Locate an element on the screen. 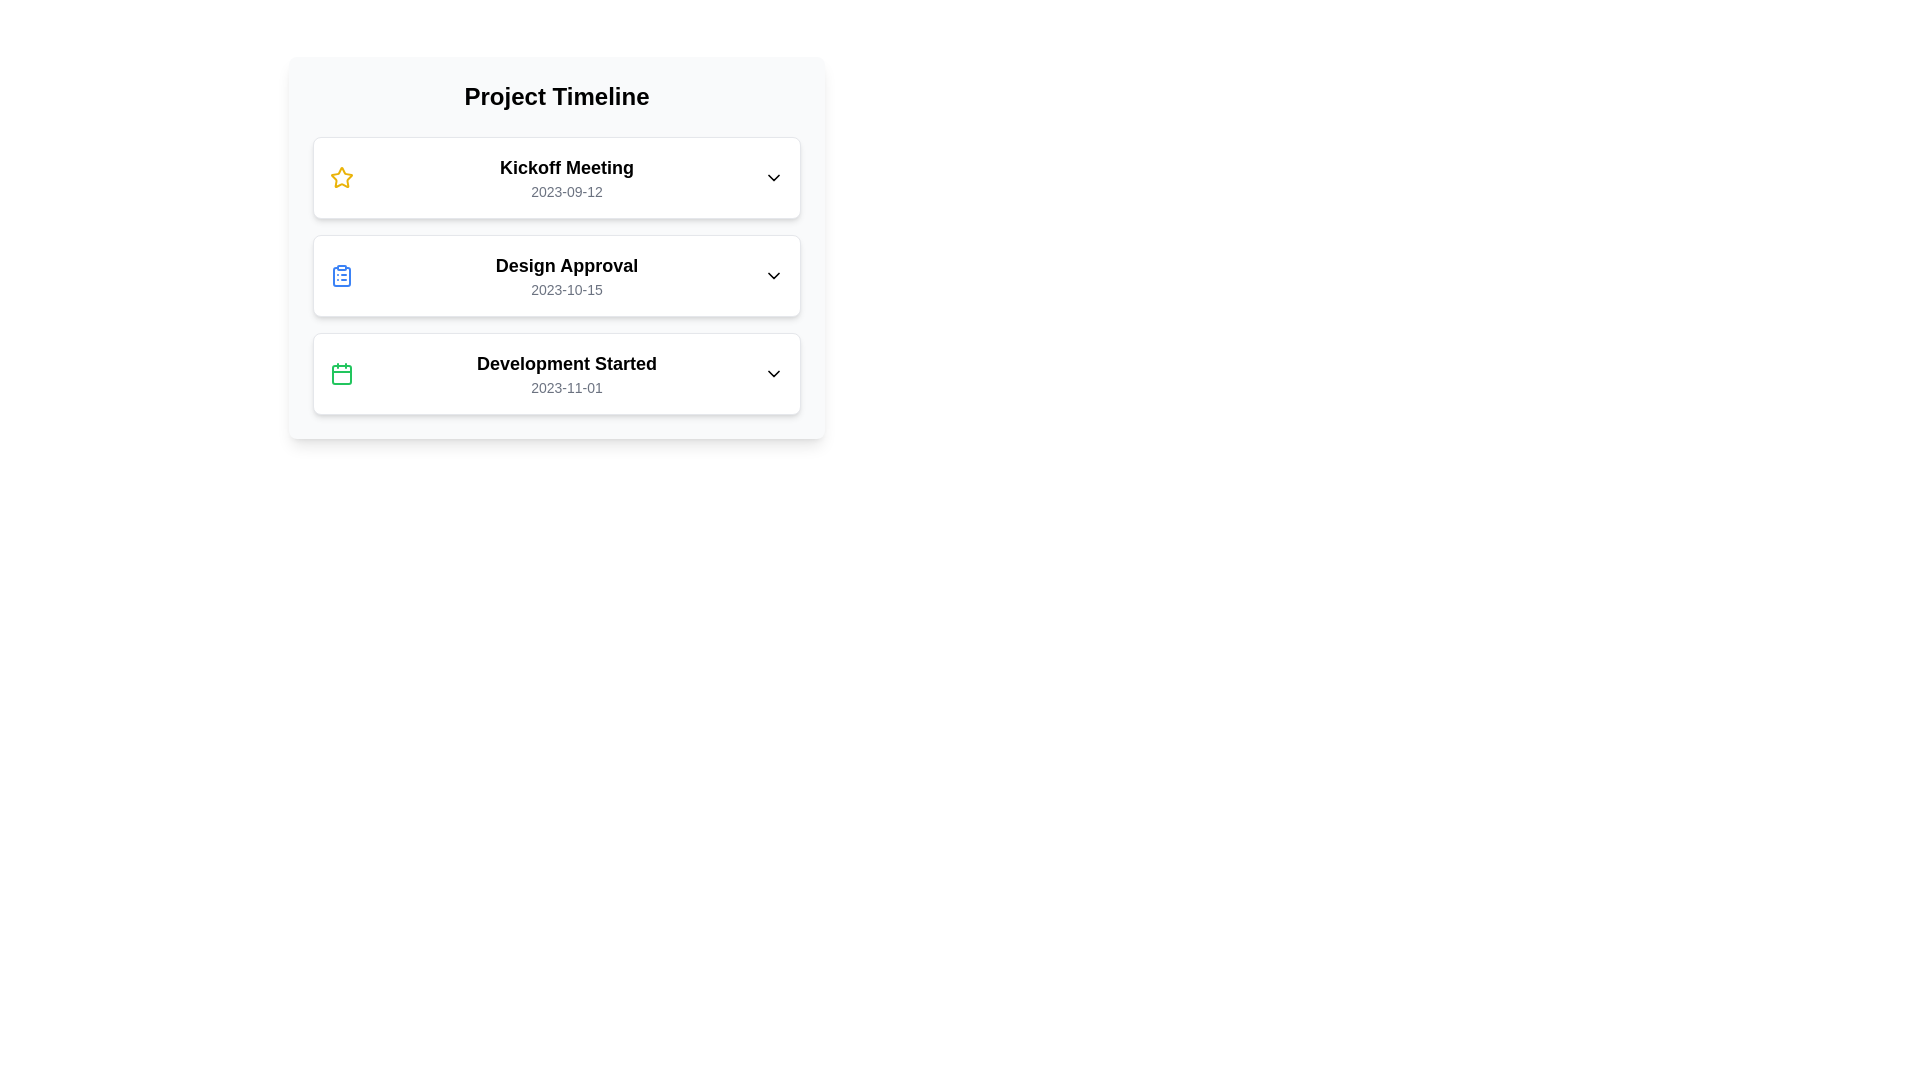 Image resolution: width=1920 pixels, height=1080 pixels. the third timeline entry that displays the start of development along with its corresponding date, located below 'Design Approval' is located at coordinates (565, 374).